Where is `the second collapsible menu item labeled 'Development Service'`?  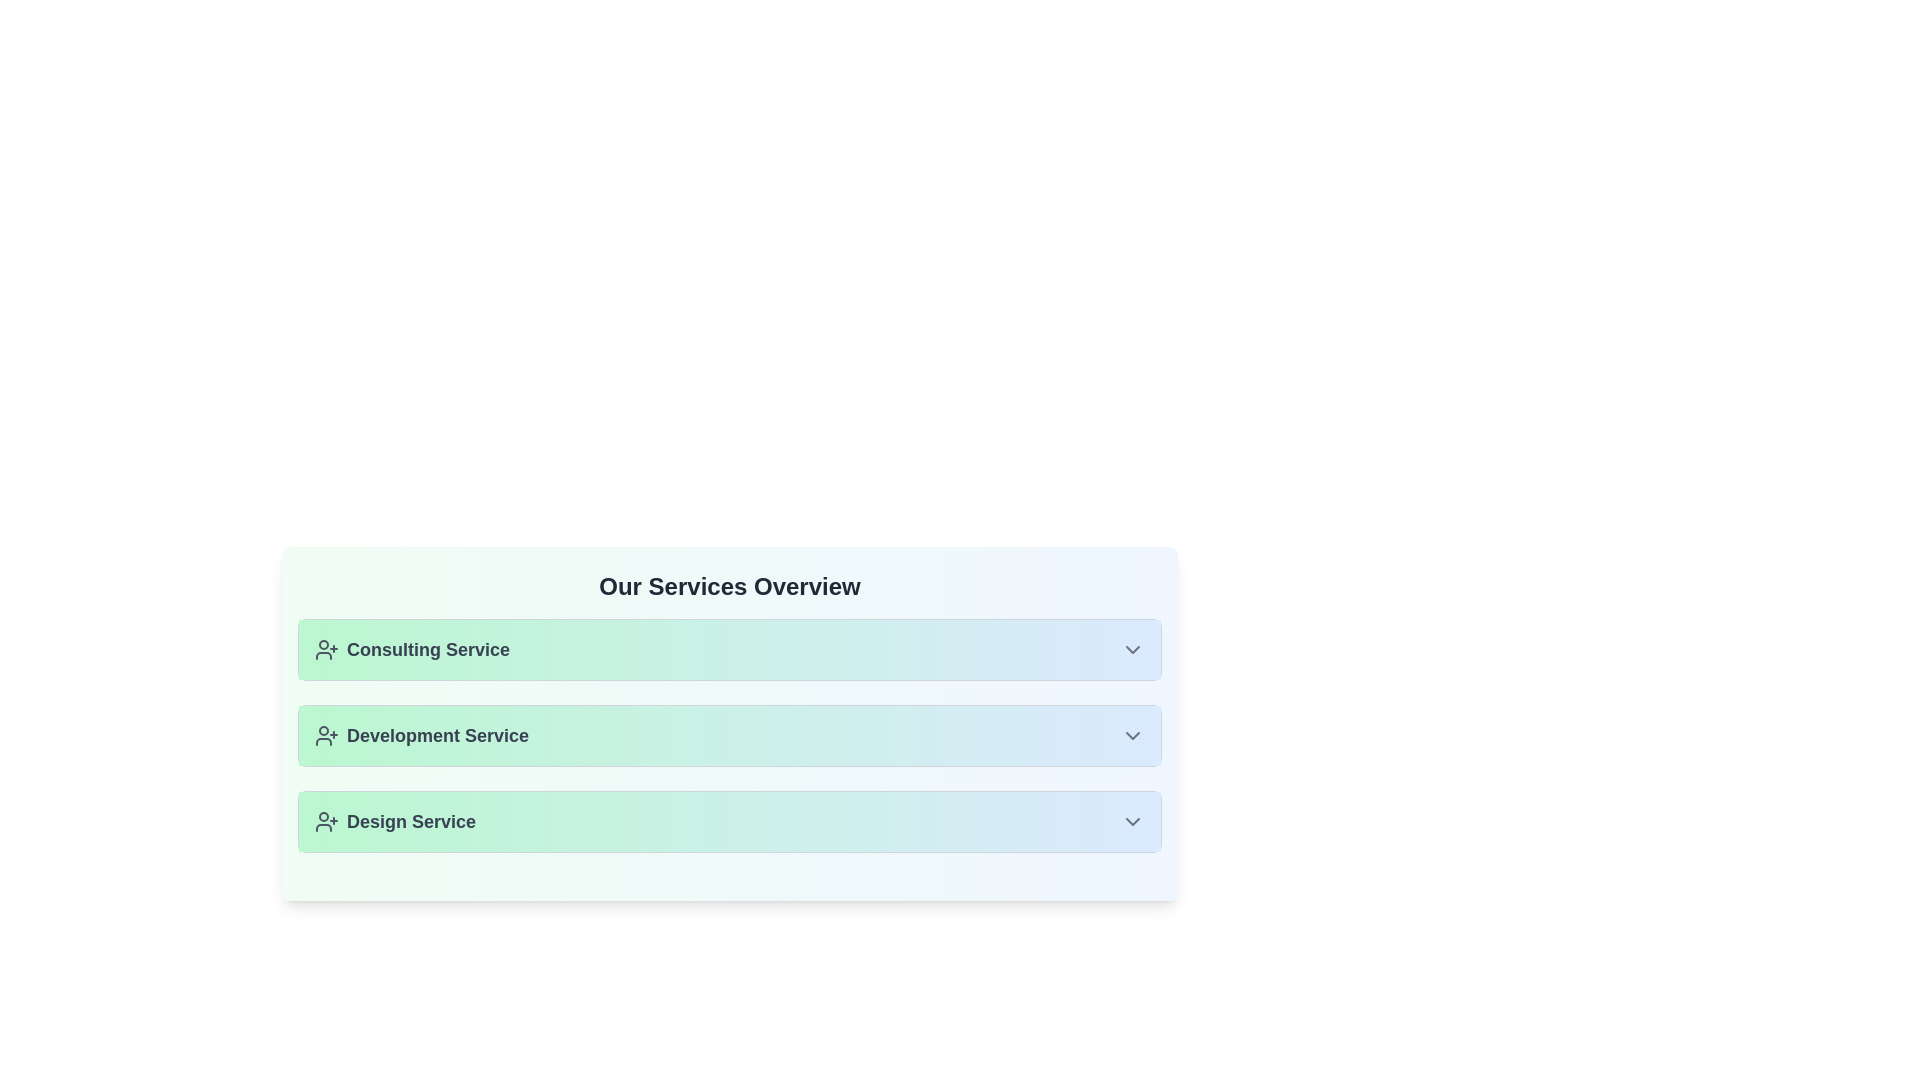
the second collapsible menu item labeled 'Development Service' is located at coordinates (728, 736).